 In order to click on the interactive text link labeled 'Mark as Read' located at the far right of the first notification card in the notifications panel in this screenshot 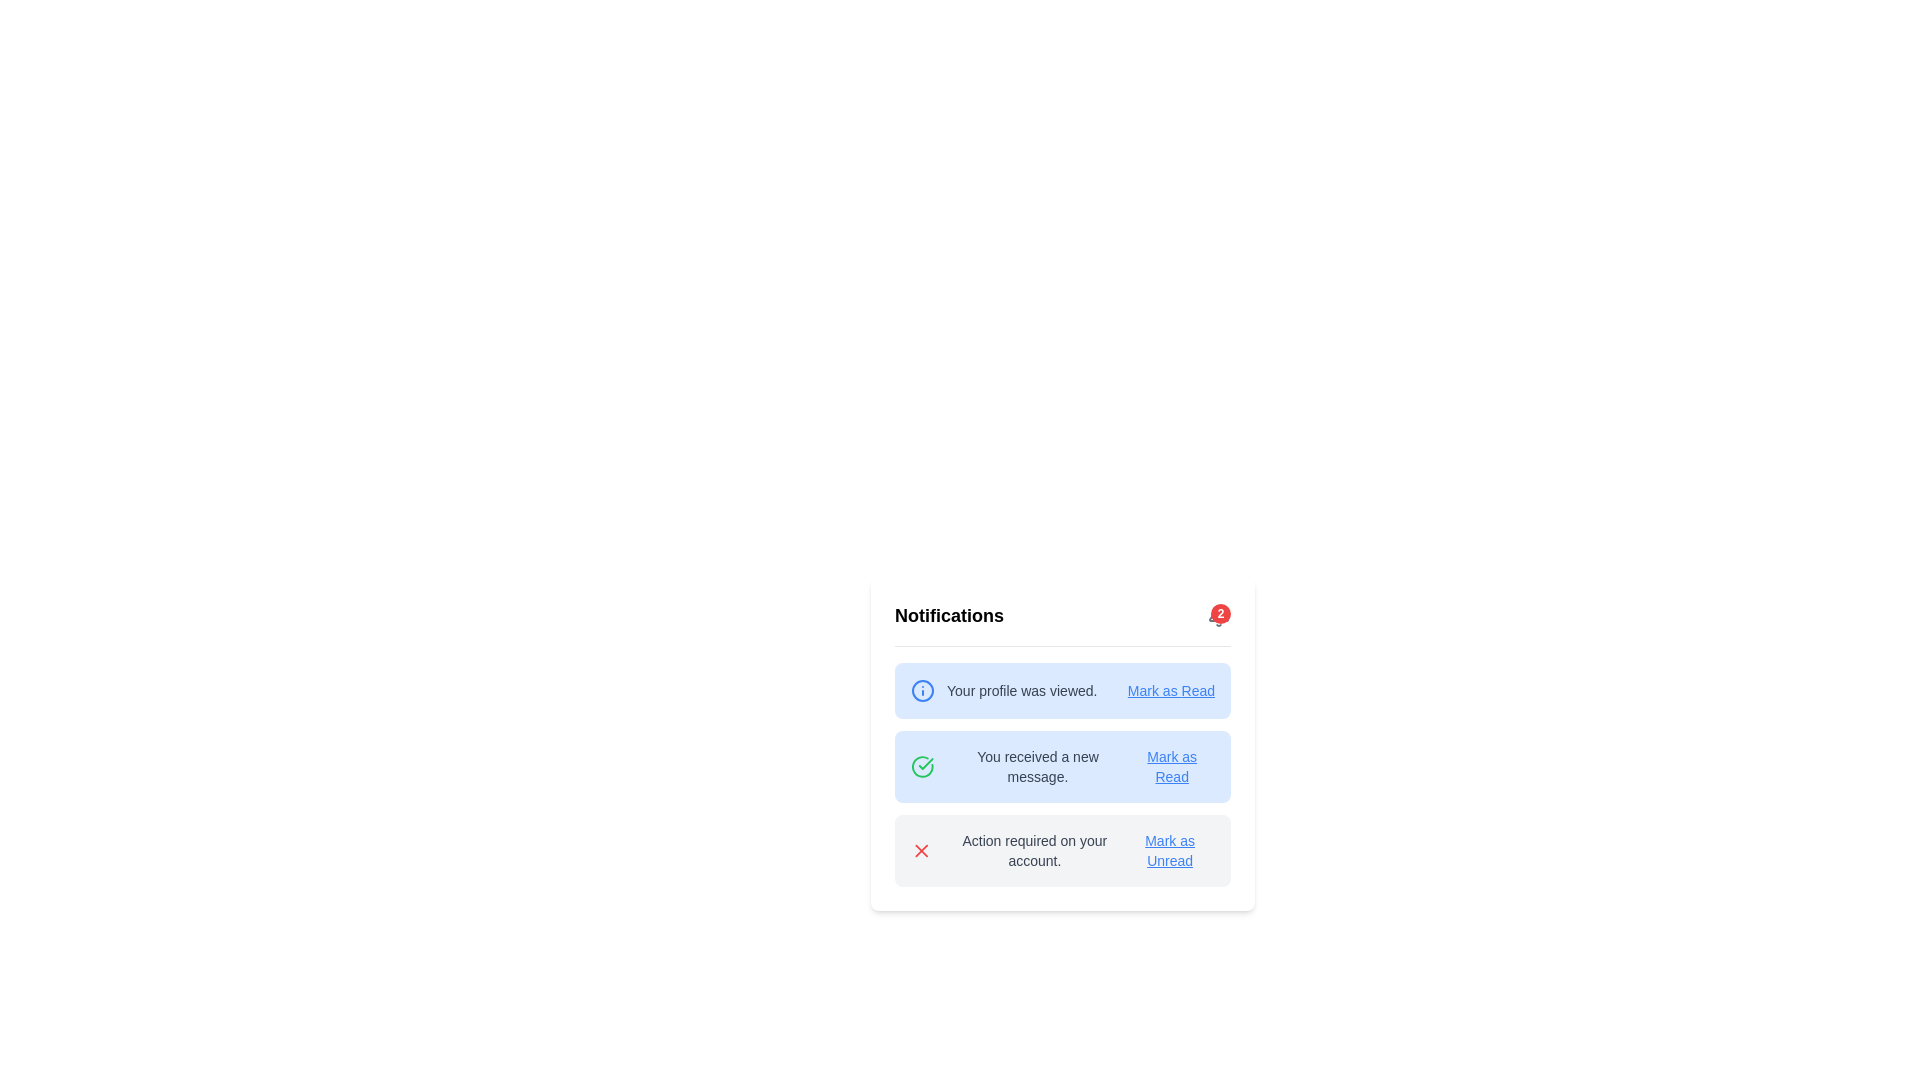, I will do `click(1171, 689)`.